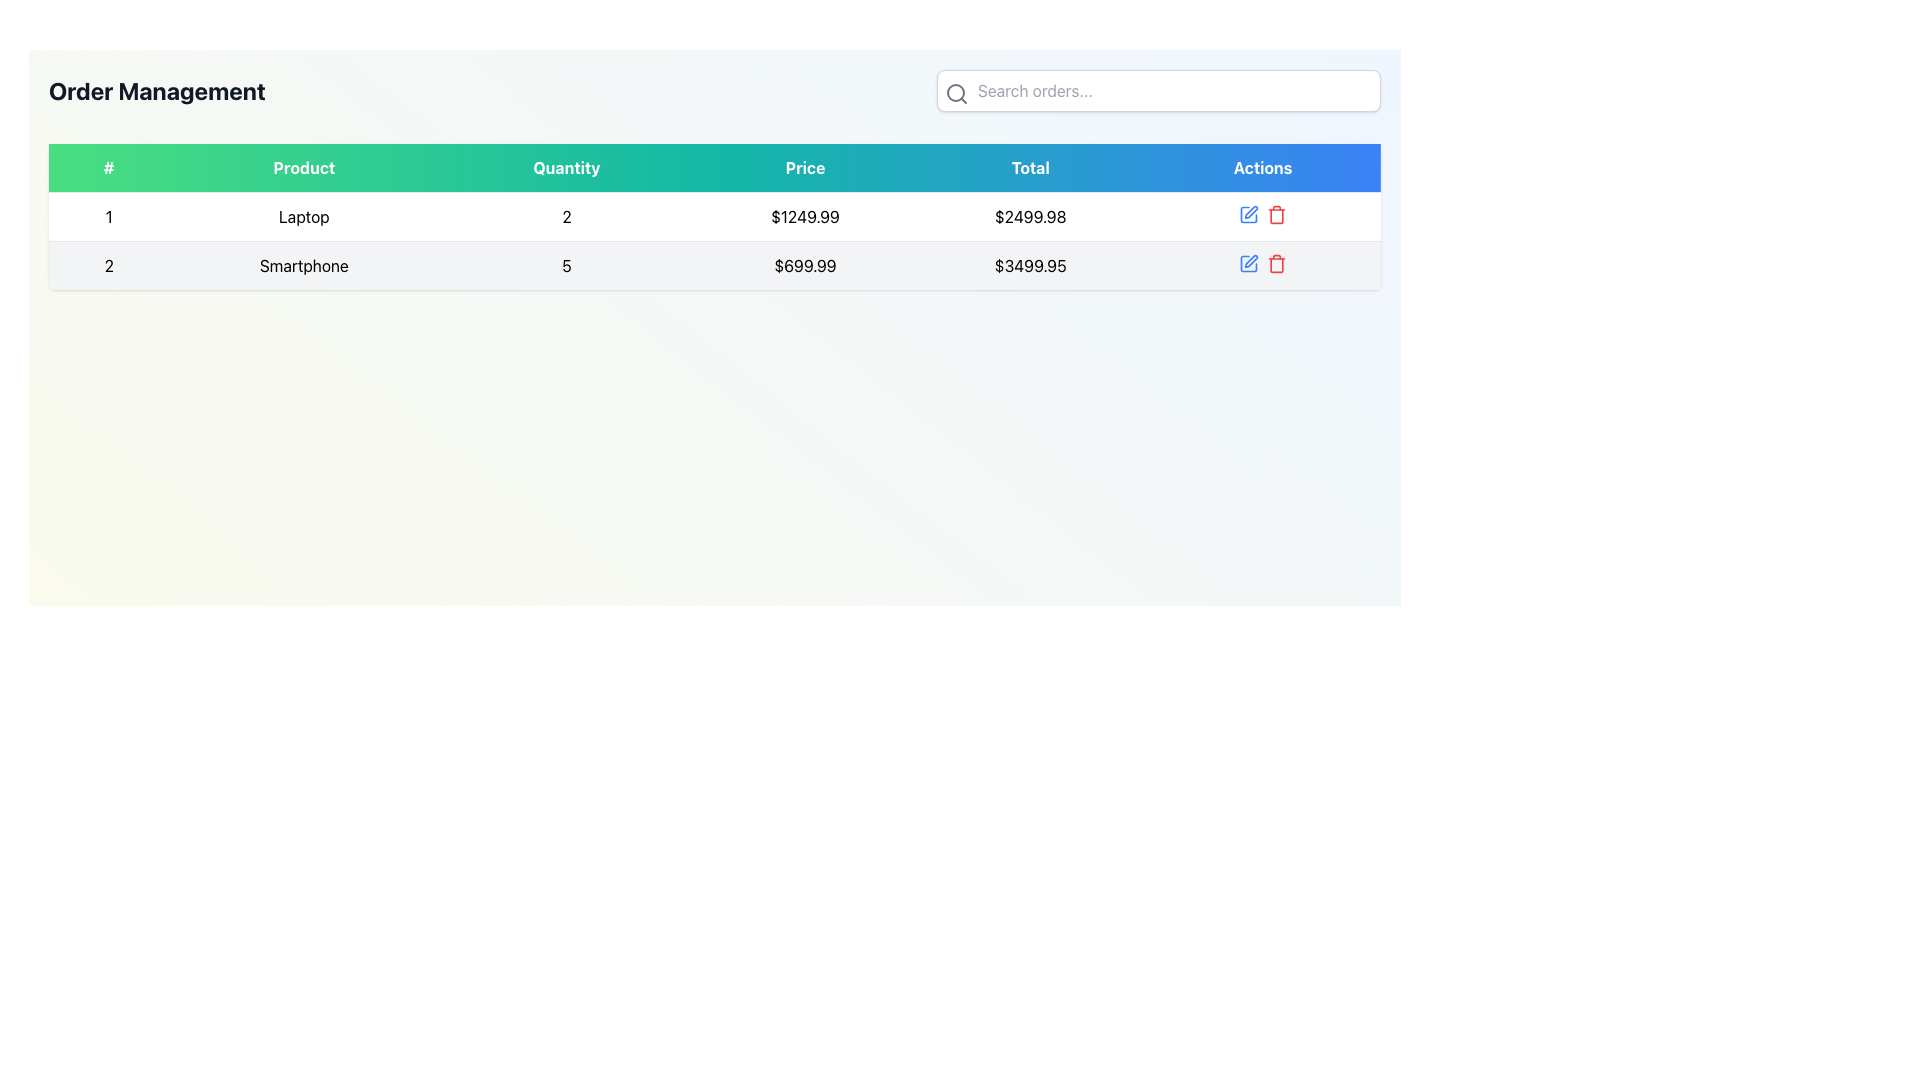 The height and width of the screenshot is (1080, 1920). What do you see at coordinates (955, 93) in the screenshot?
I see `the small, circular gray magnifying glass icon located at the left side of the input field labeled 'Search orders...'` at bounding box center [955, 93].